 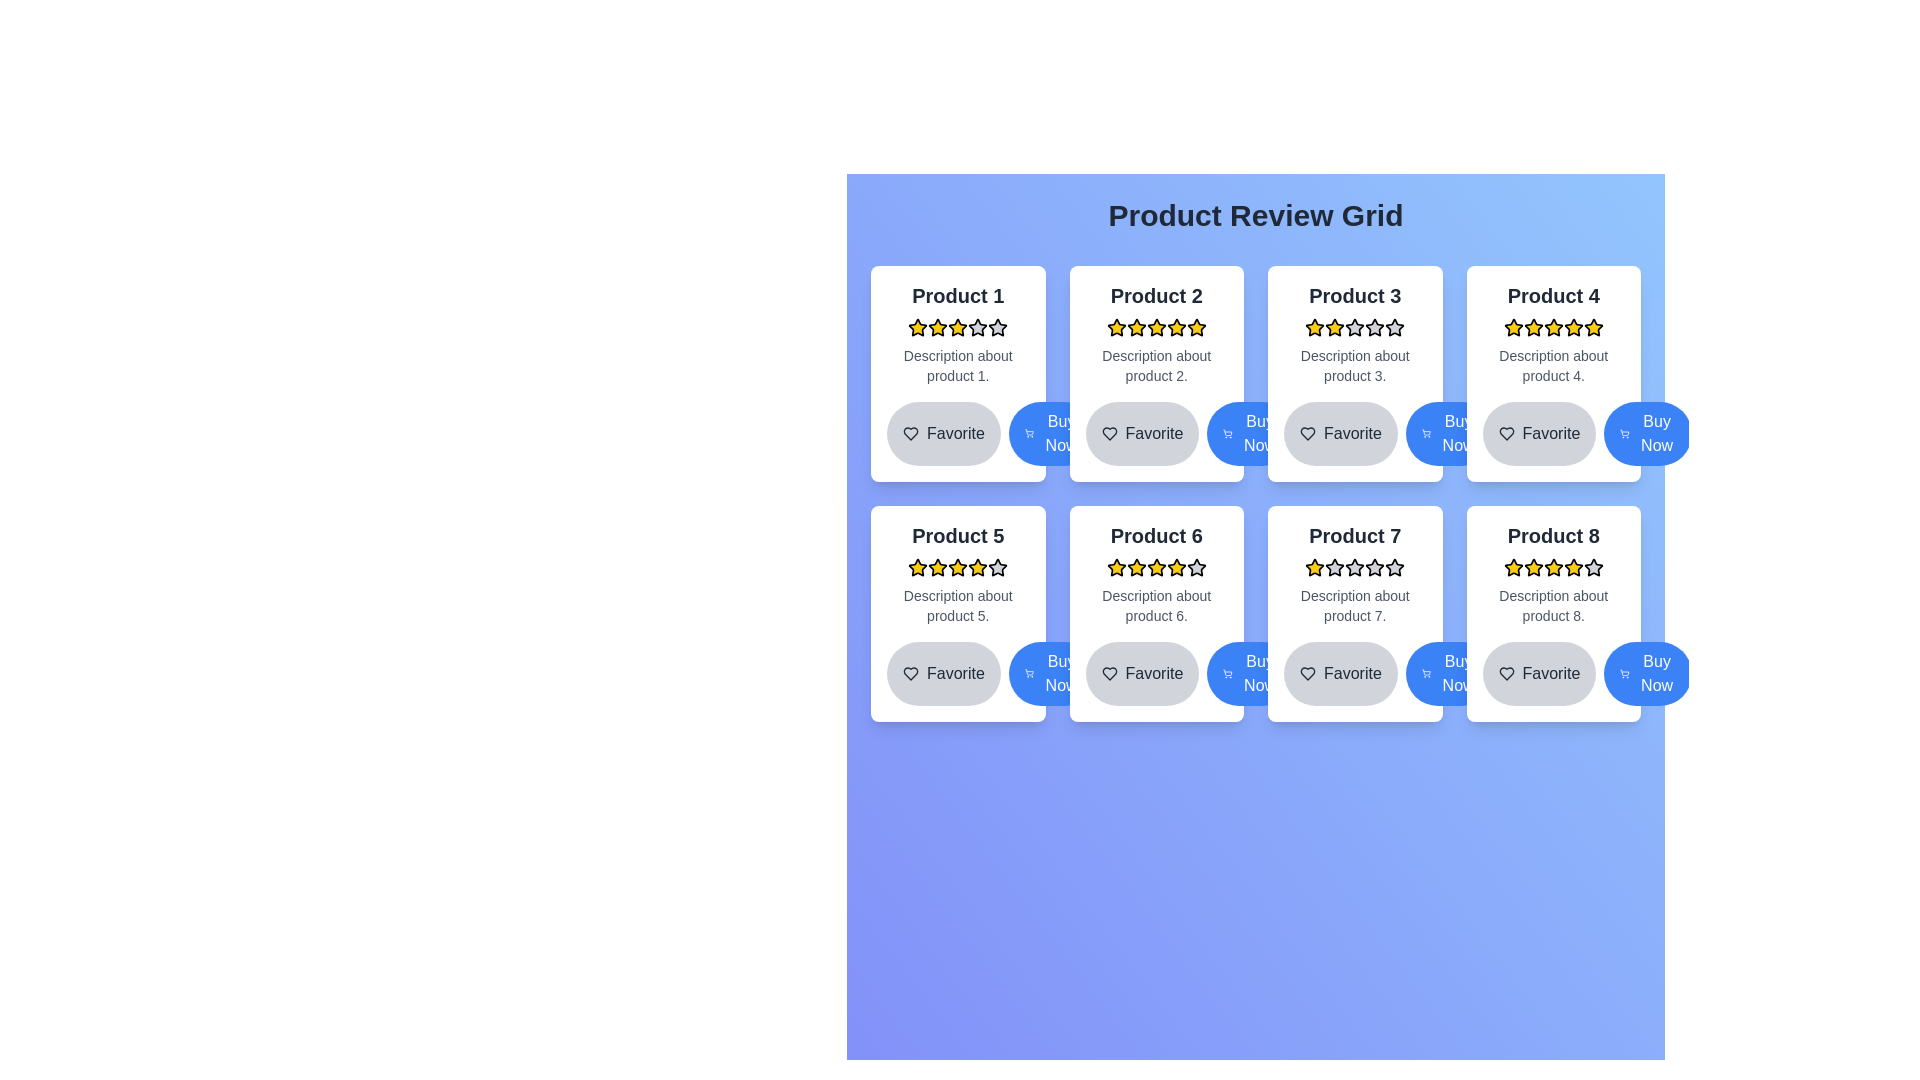 I want to click on the text label displaying 'Product 6', which is styled with bold font and dark gray color, located in the center of the sixth item in the grid layout, so click(x=1156, y=535).